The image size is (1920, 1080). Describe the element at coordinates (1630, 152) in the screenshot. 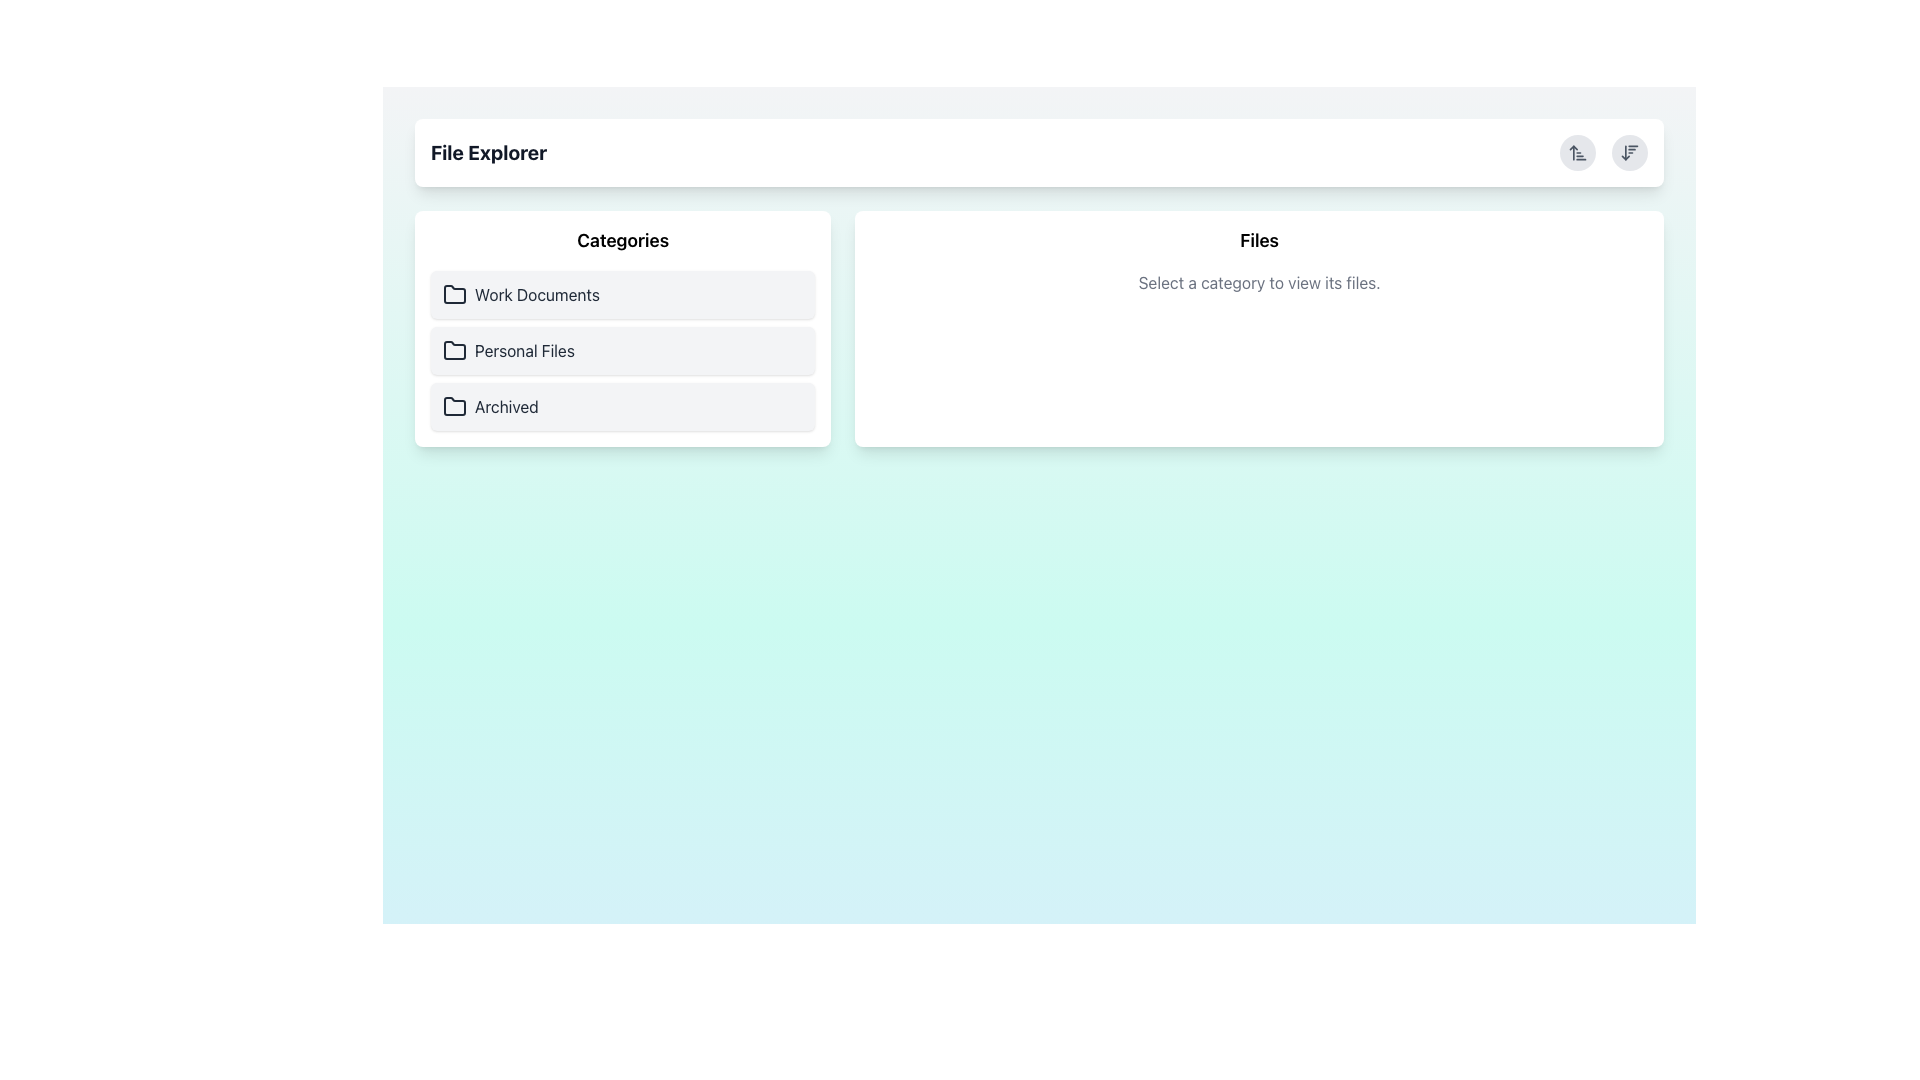

I see `the circular button with a downward arrow icon in the top-right corner of the interface to observe its hover effects` at that location.